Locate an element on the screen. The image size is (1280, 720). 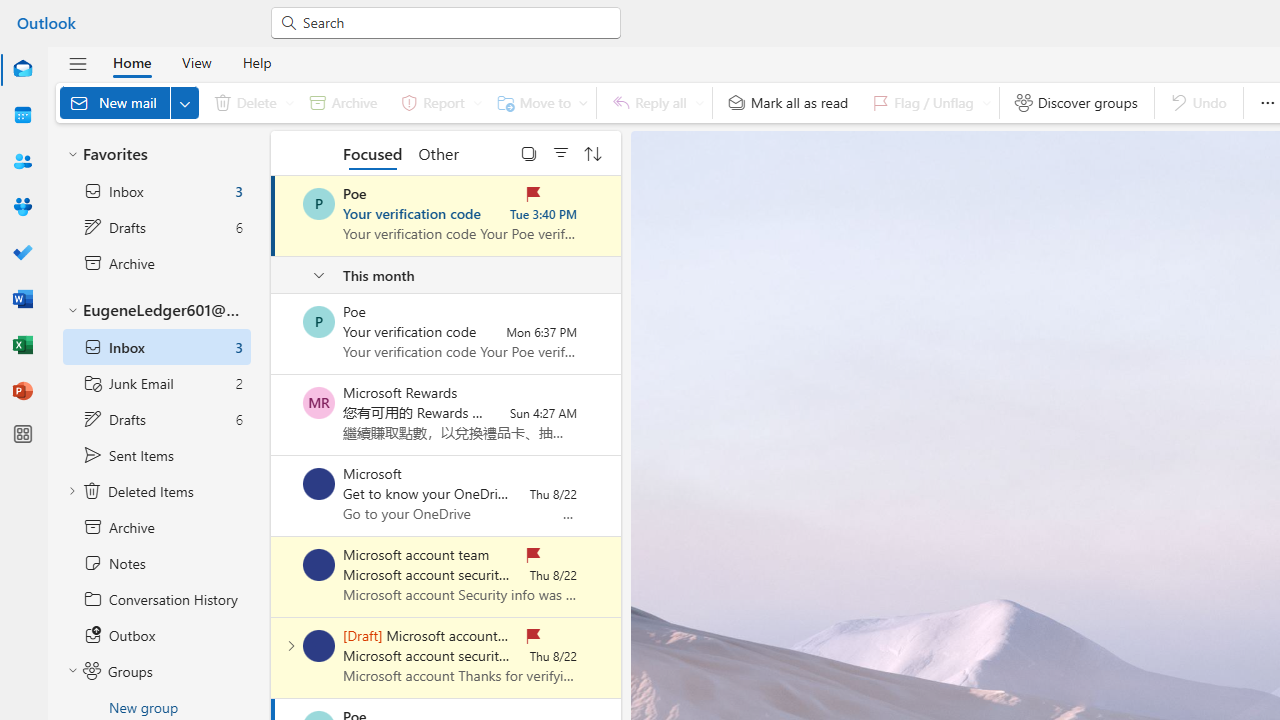
'Expand to see more report options' is located at coordinates (476, 102).